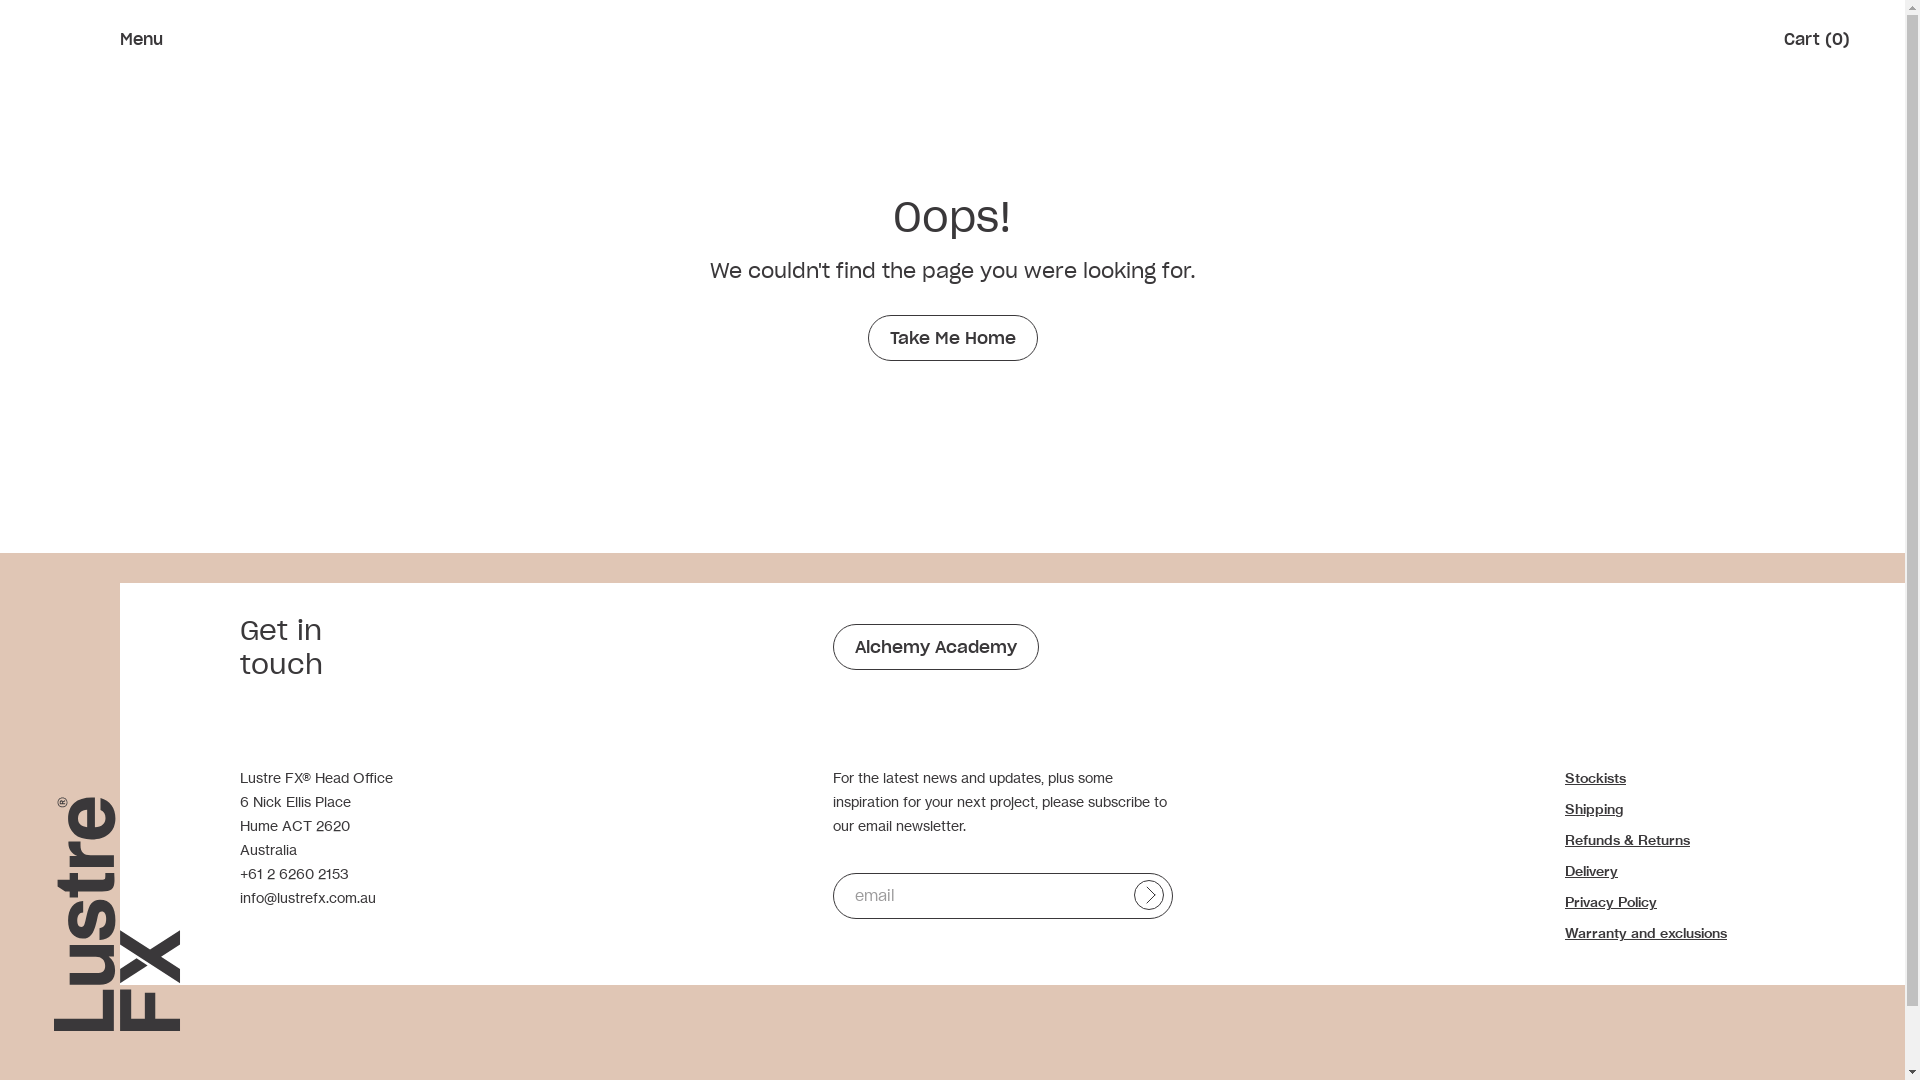 This screenshot has height=1080, width=1920. I want to click on '+61 2 6260 2153', so click(293, 872).